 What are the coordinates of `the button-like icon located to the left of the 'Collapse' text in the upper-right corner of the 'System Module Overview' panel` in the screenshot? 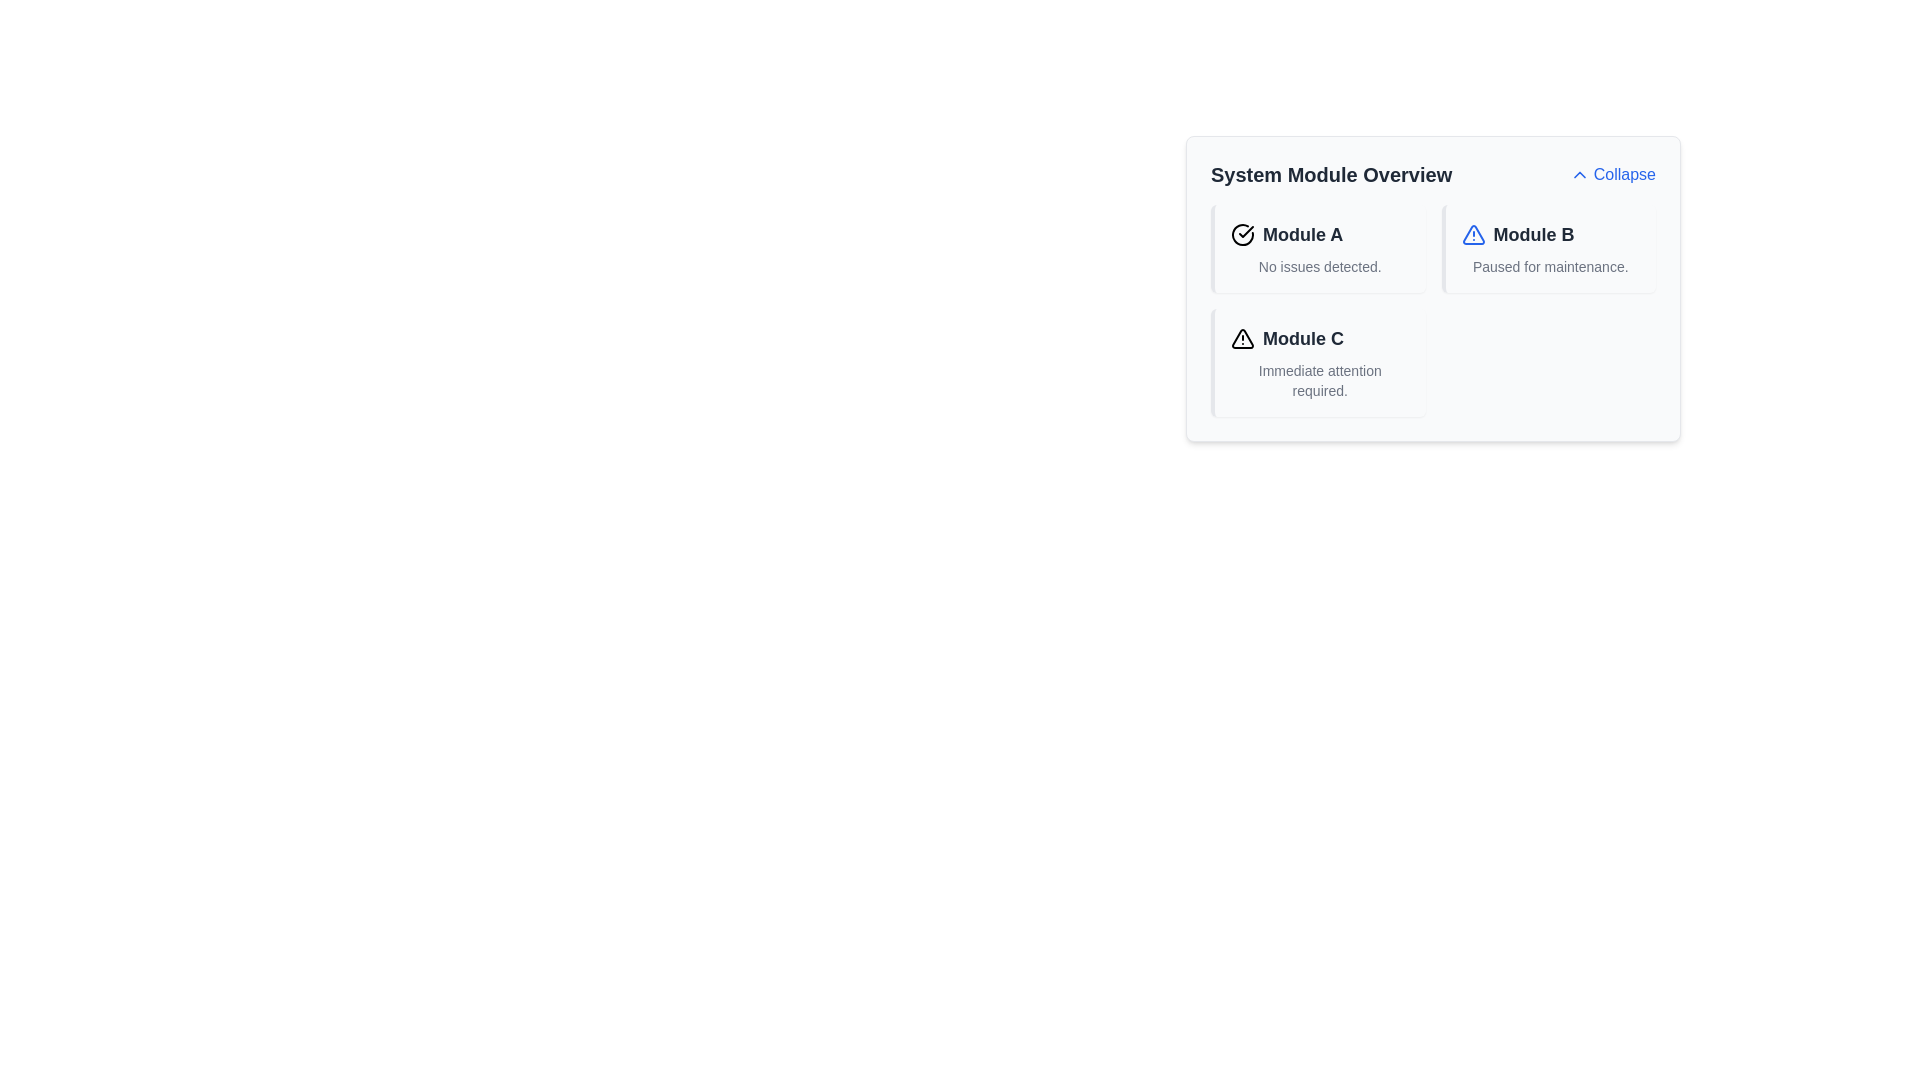 It's located at (1578, 173).